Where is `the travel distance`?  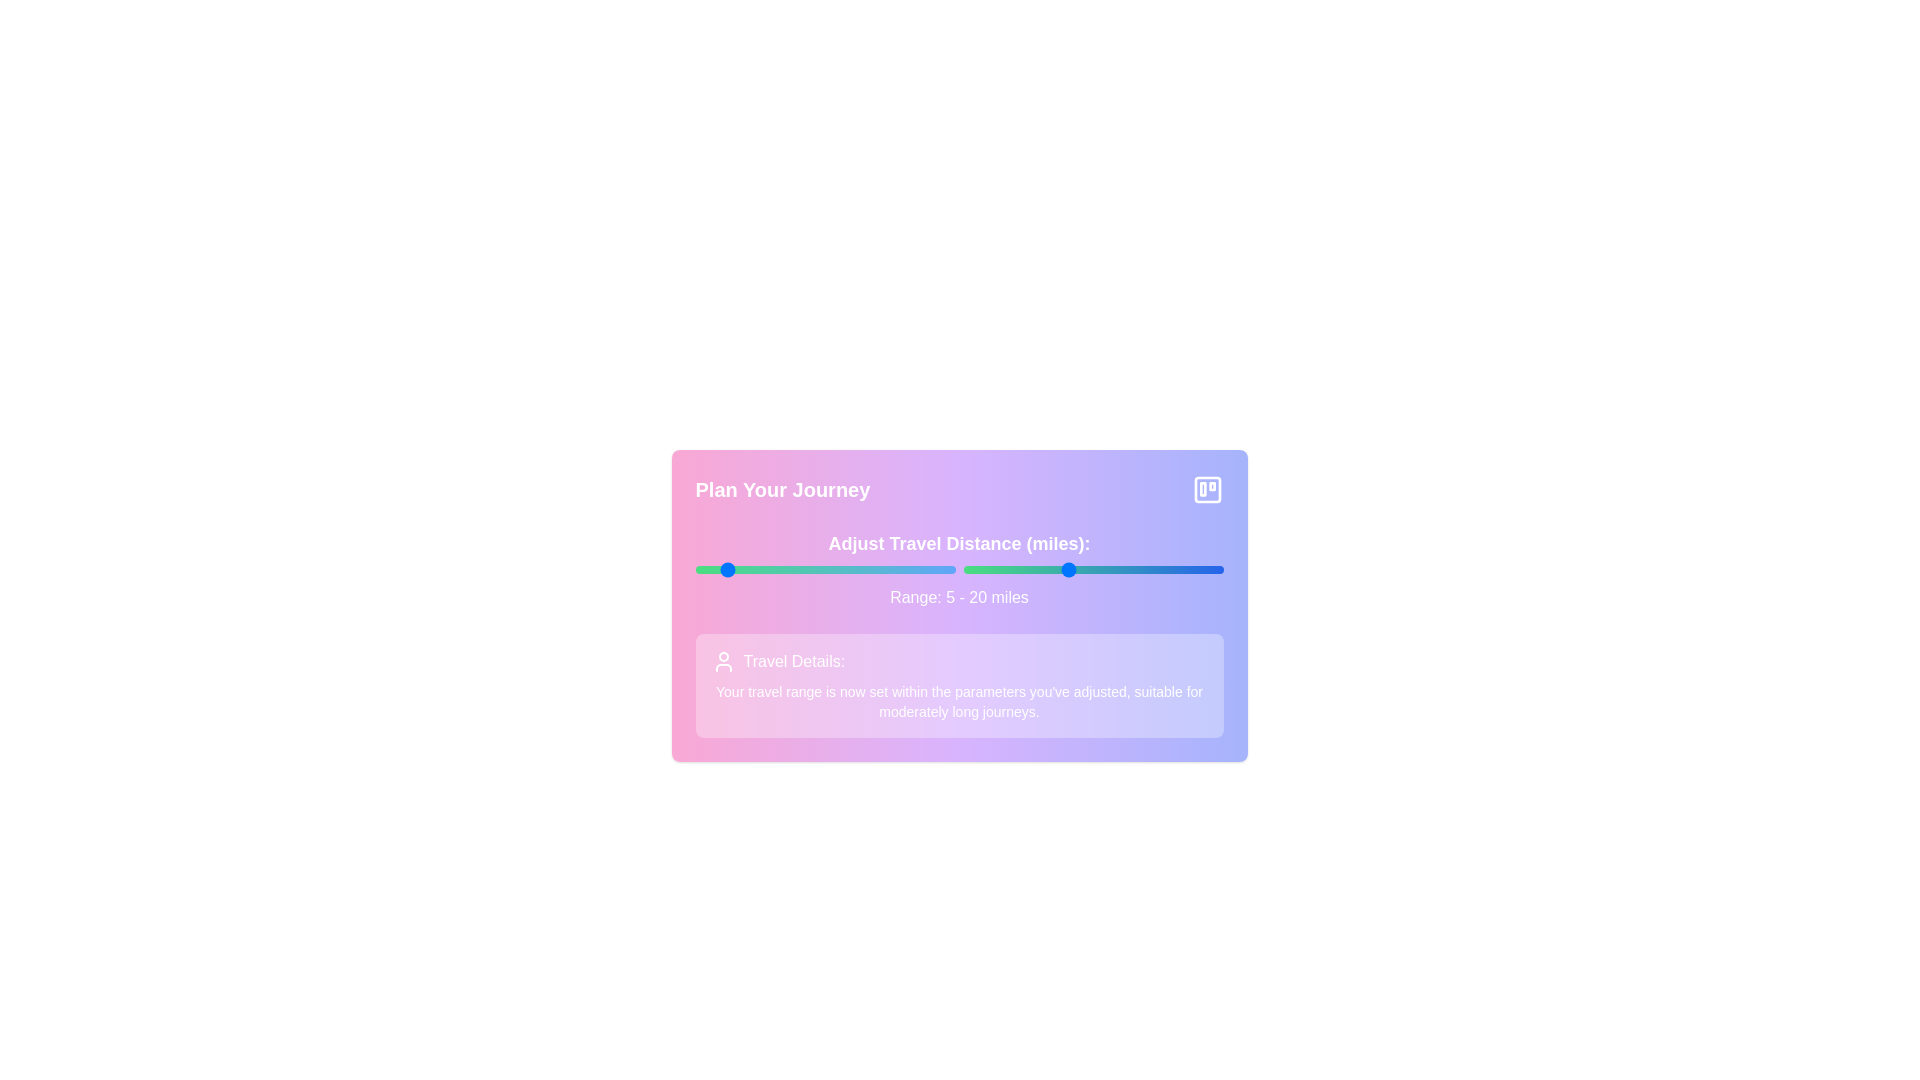 the travel distance is located at coordinates (1036, 570).